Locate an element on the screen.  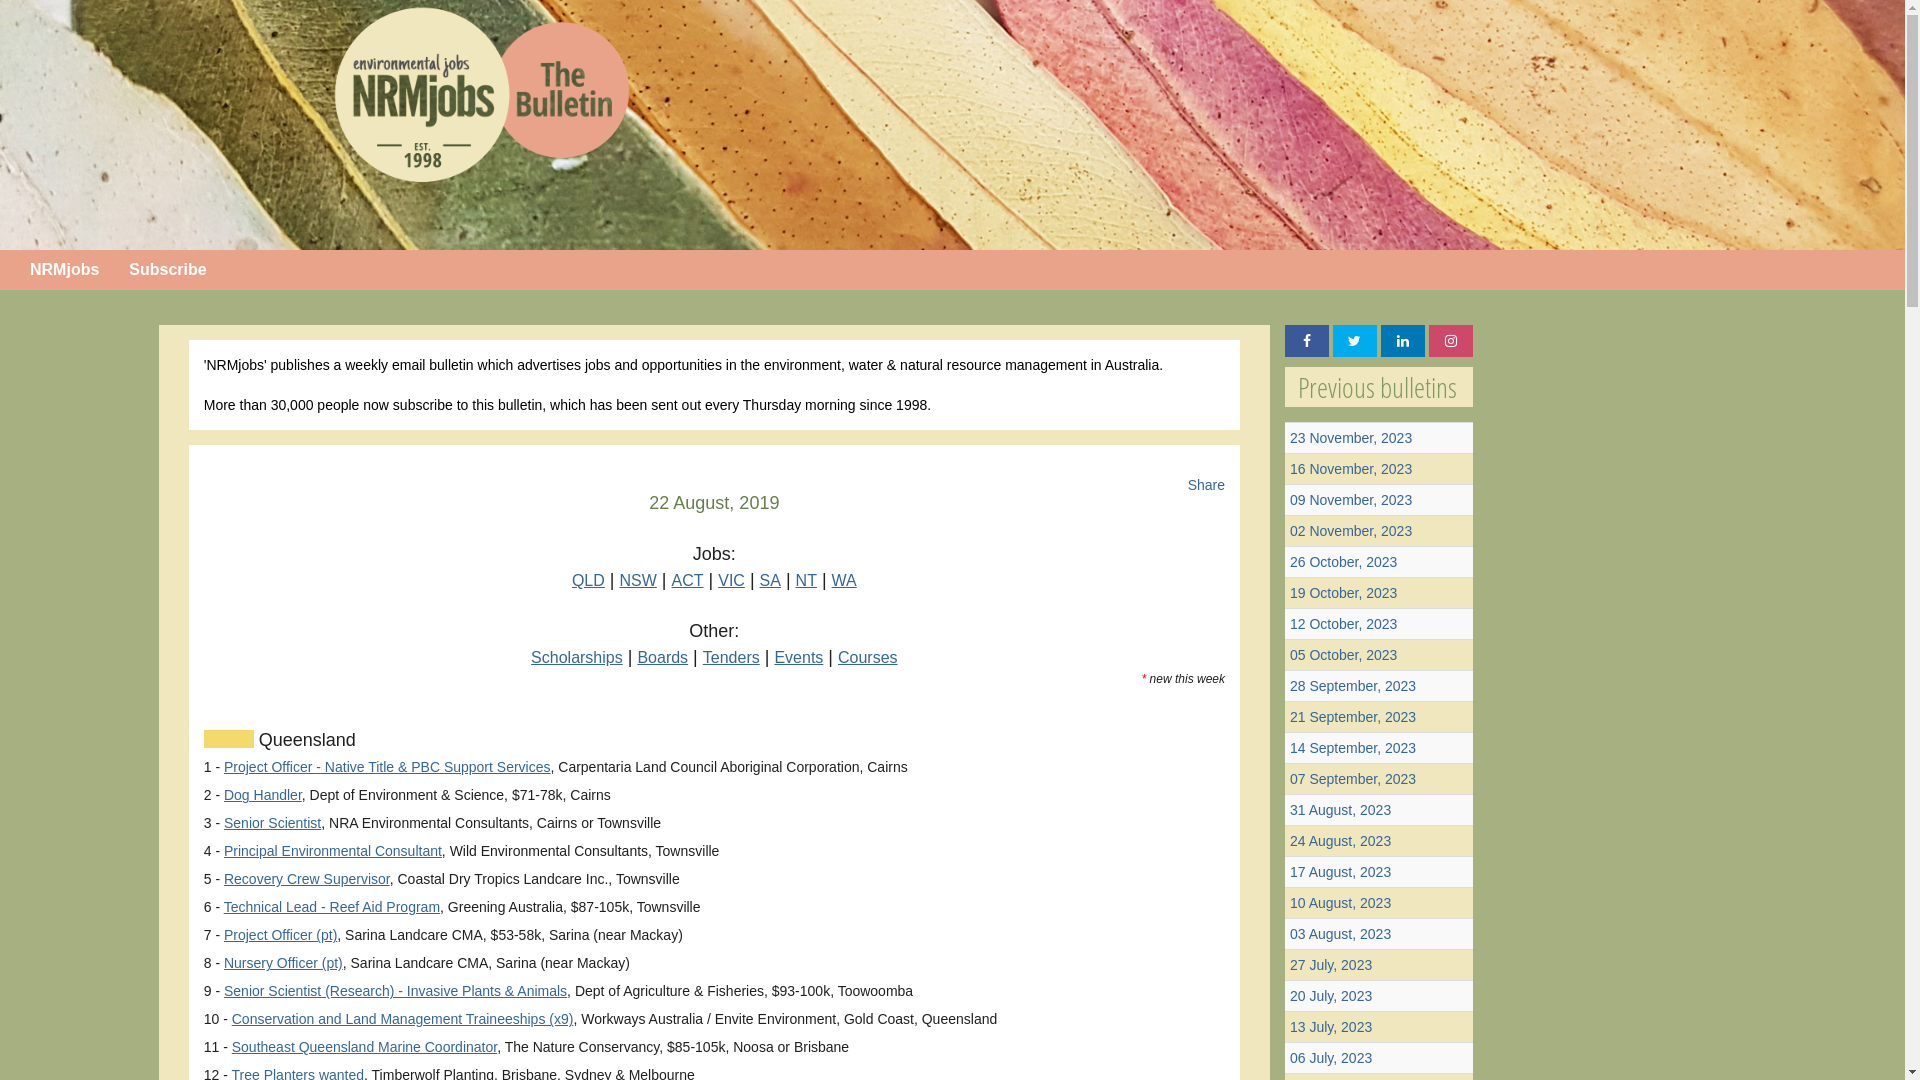
'Senior Scientist (Research) - Invasive Plants & Animals' is located at coordinates (395, 991).